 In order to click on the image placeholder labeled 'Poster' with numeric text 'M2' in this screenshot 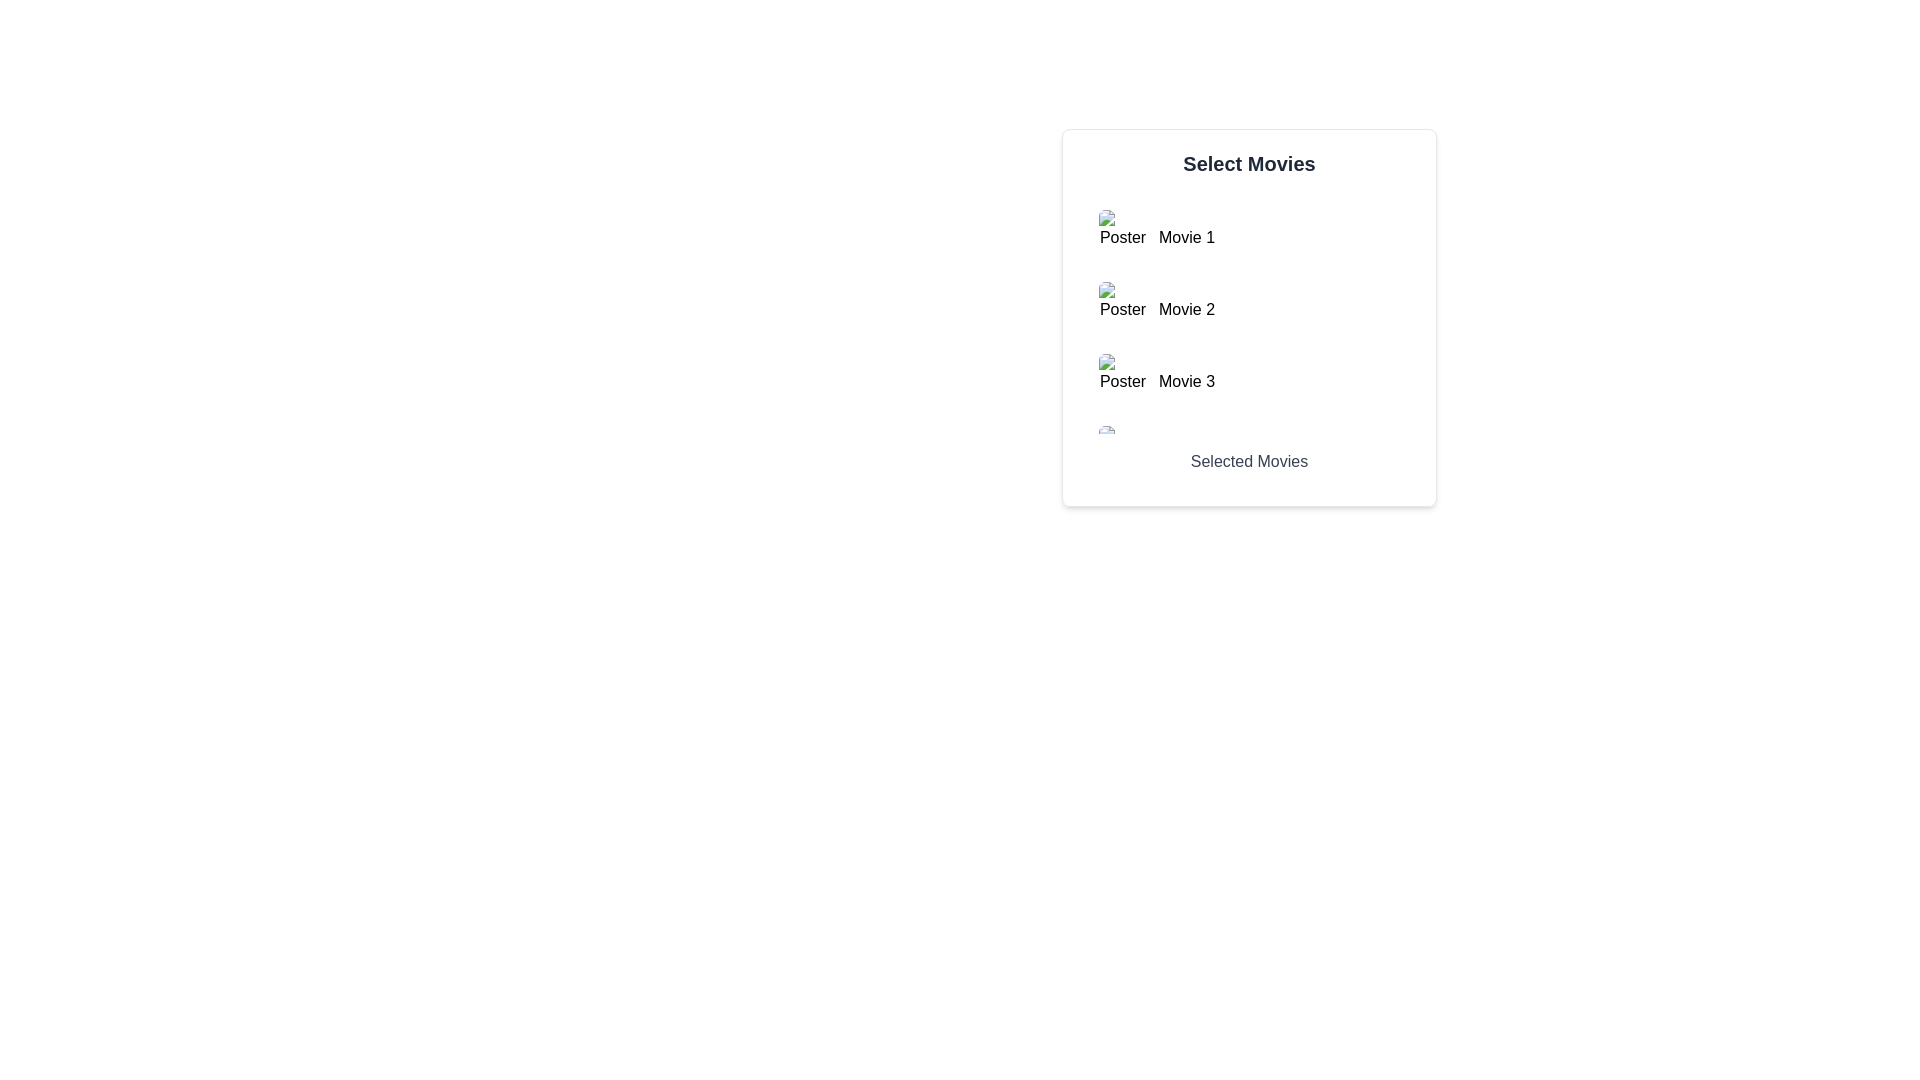, I will do `click(1123, 309)`.